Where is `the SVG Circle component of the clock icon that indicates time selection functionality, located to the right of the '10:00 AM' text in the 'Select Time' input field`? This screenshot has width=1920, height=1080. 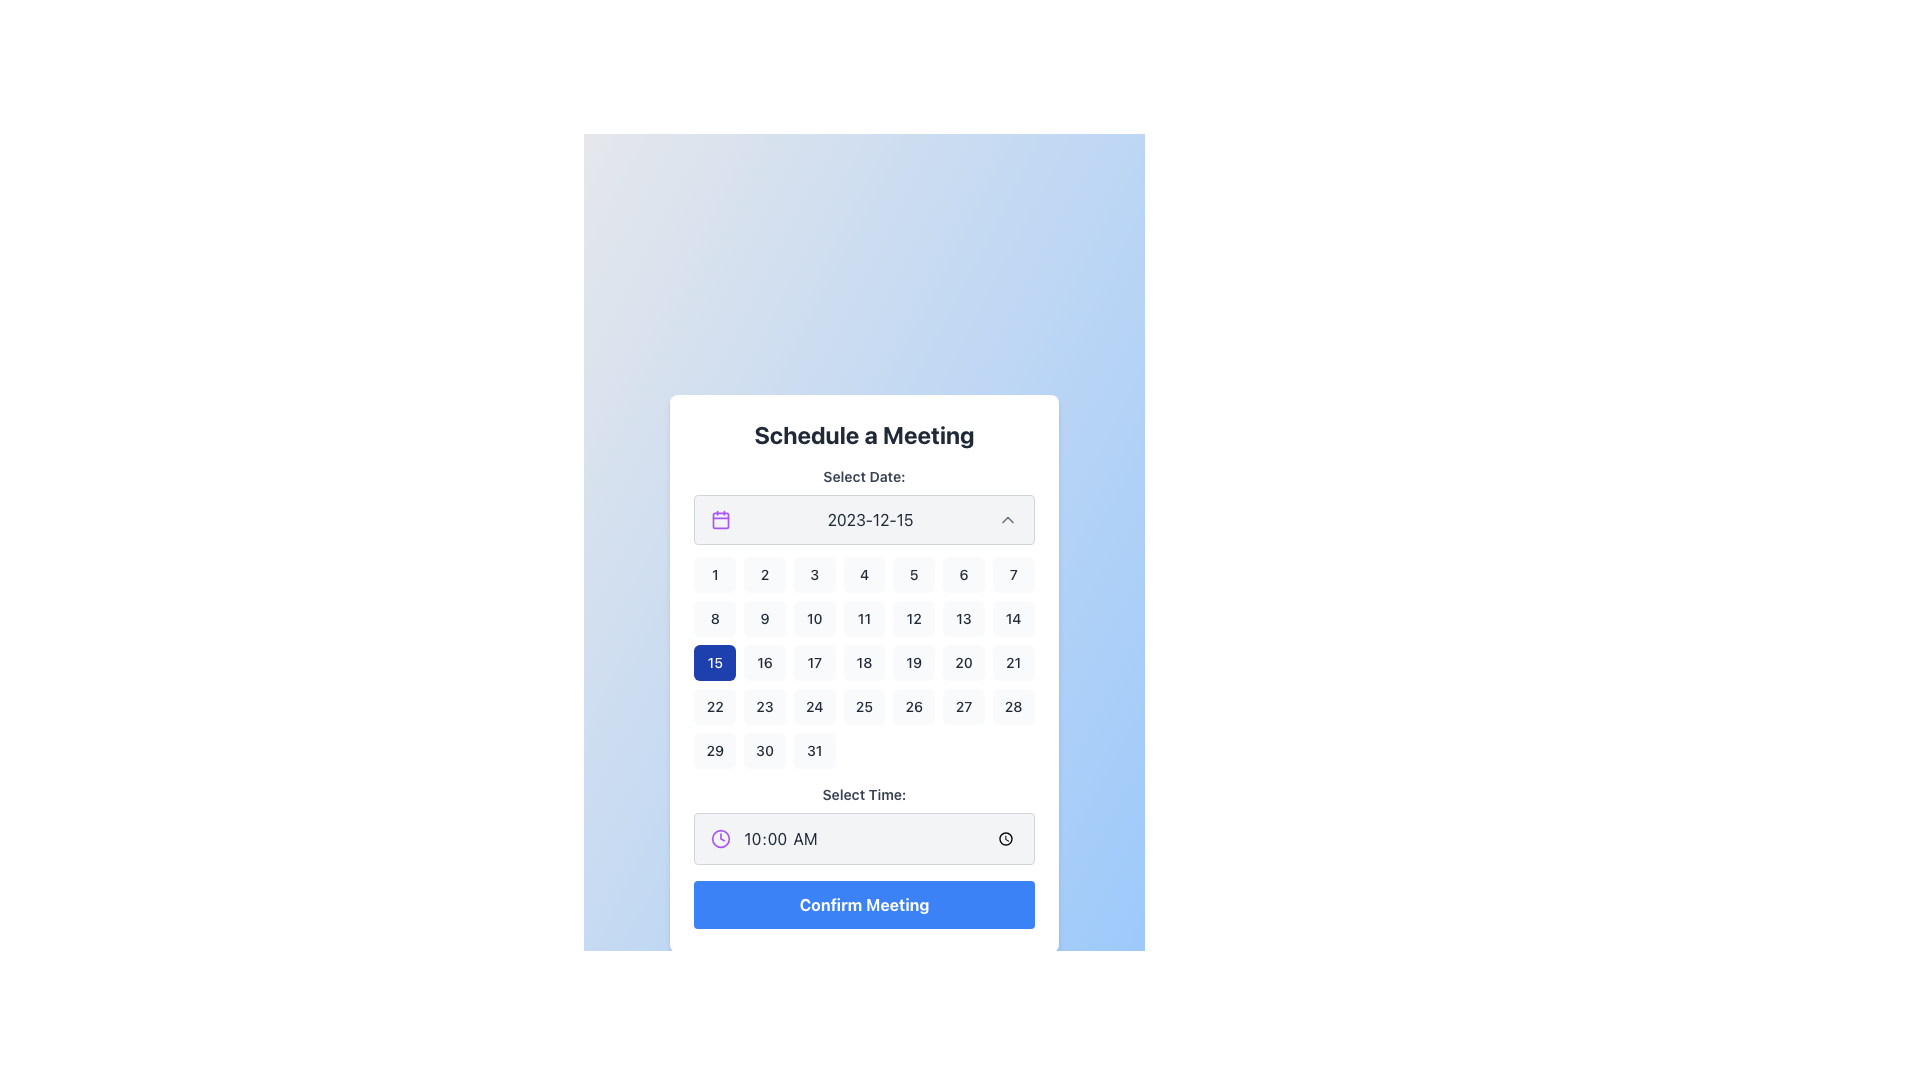 the SVG Circle component of the clock icon that indicates time selection functionality, located to the right of the '10:00 AM' text in the 'Select Time' input field is located at coordinates (720, 839).